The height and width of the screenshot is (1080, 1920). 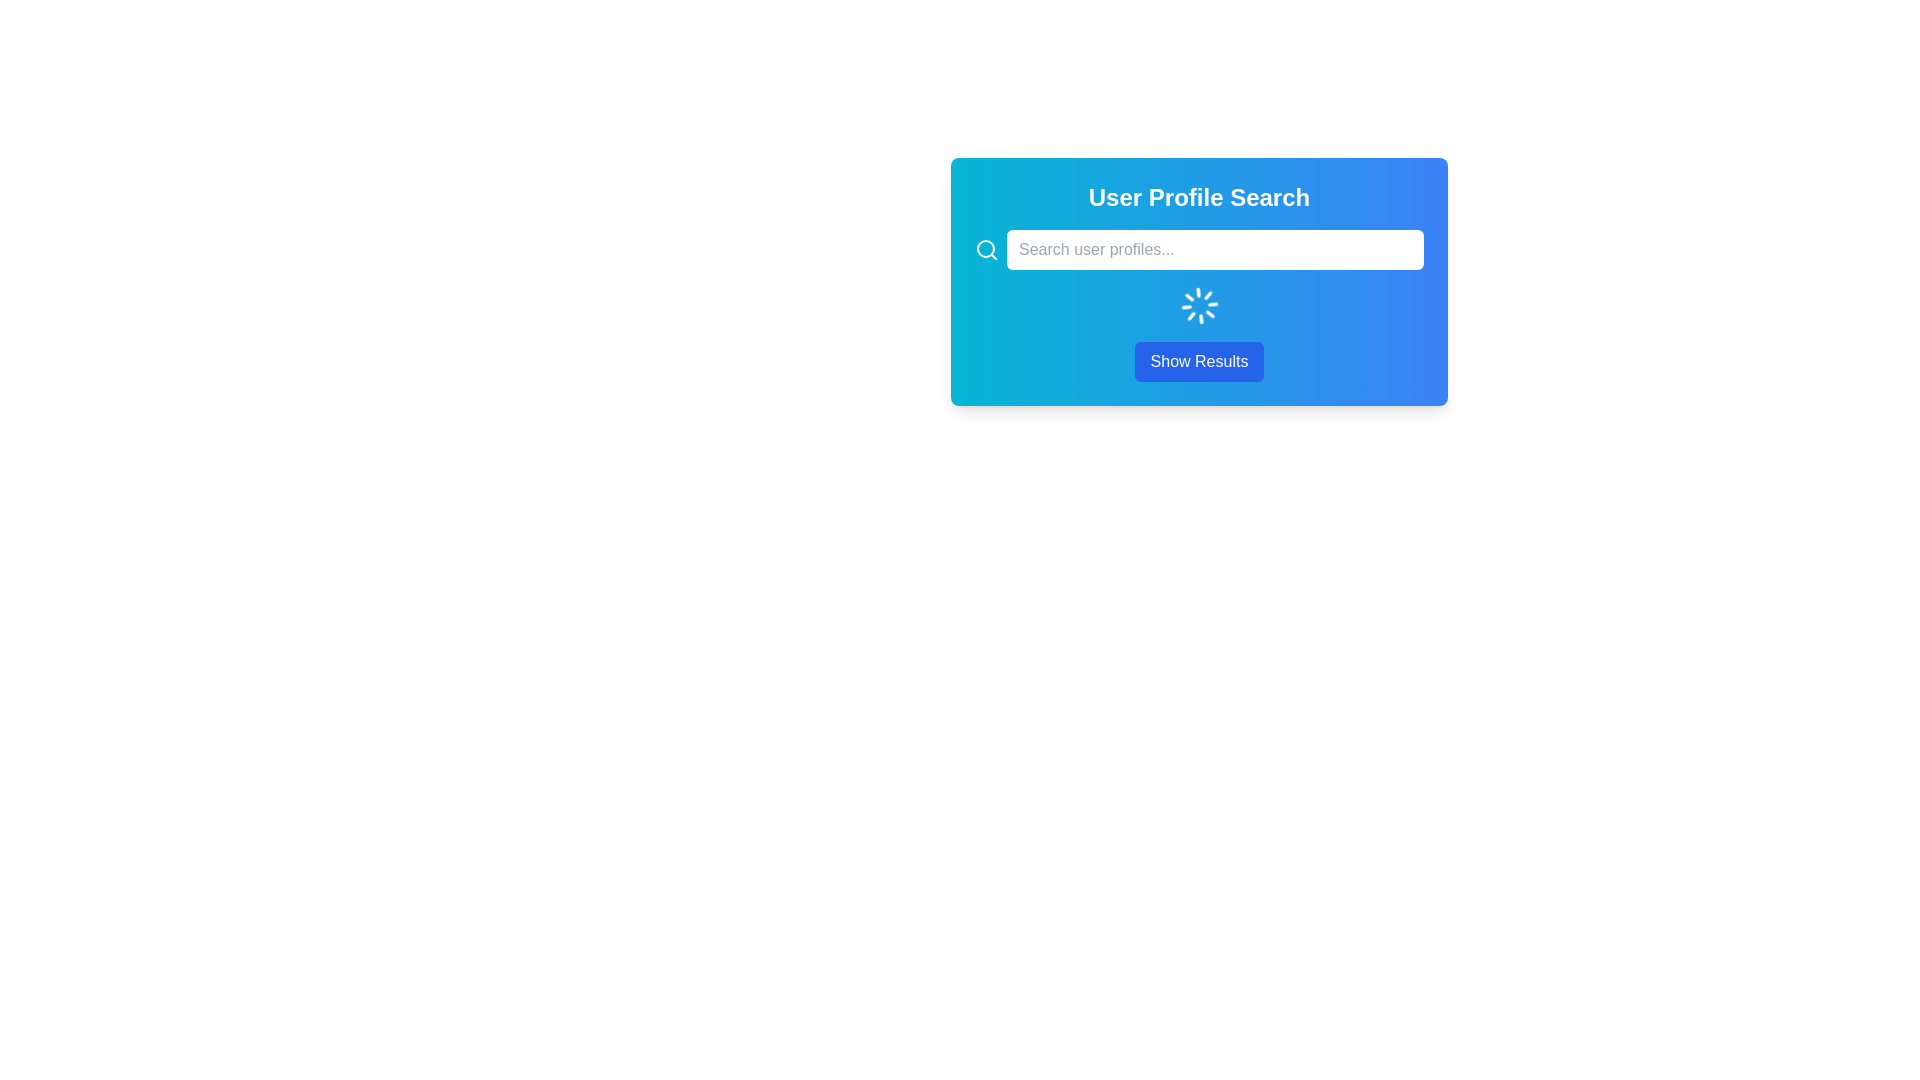 What do you see at coordinates (1199, 305) in the screenshot?
I see `the animated loading spinner located centrally below the search bar and above the 'Show Results' button` at bounding box center [1199, 305].